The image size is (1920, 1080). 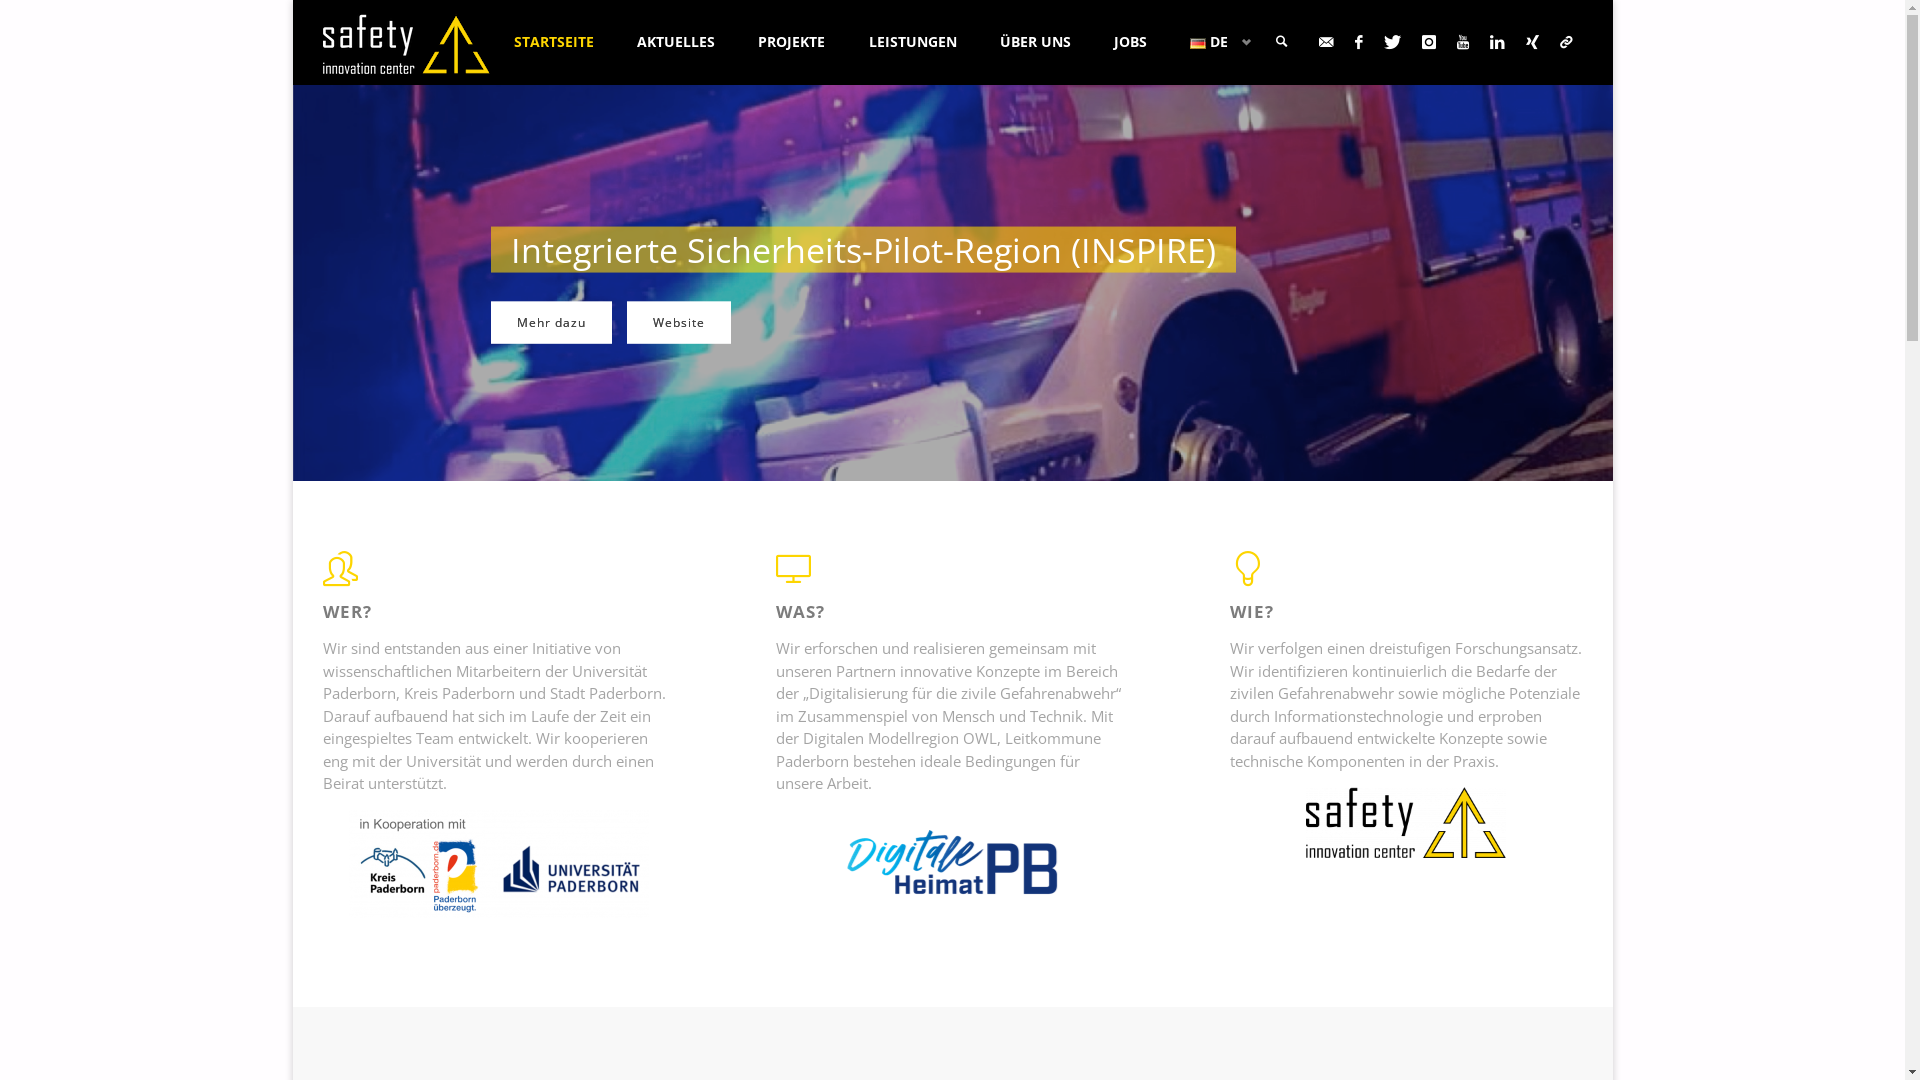 What do you see at coordinates (1462, 42) in the screenshot?
I see `'YouTube'` at bounding box center [1462, 42].